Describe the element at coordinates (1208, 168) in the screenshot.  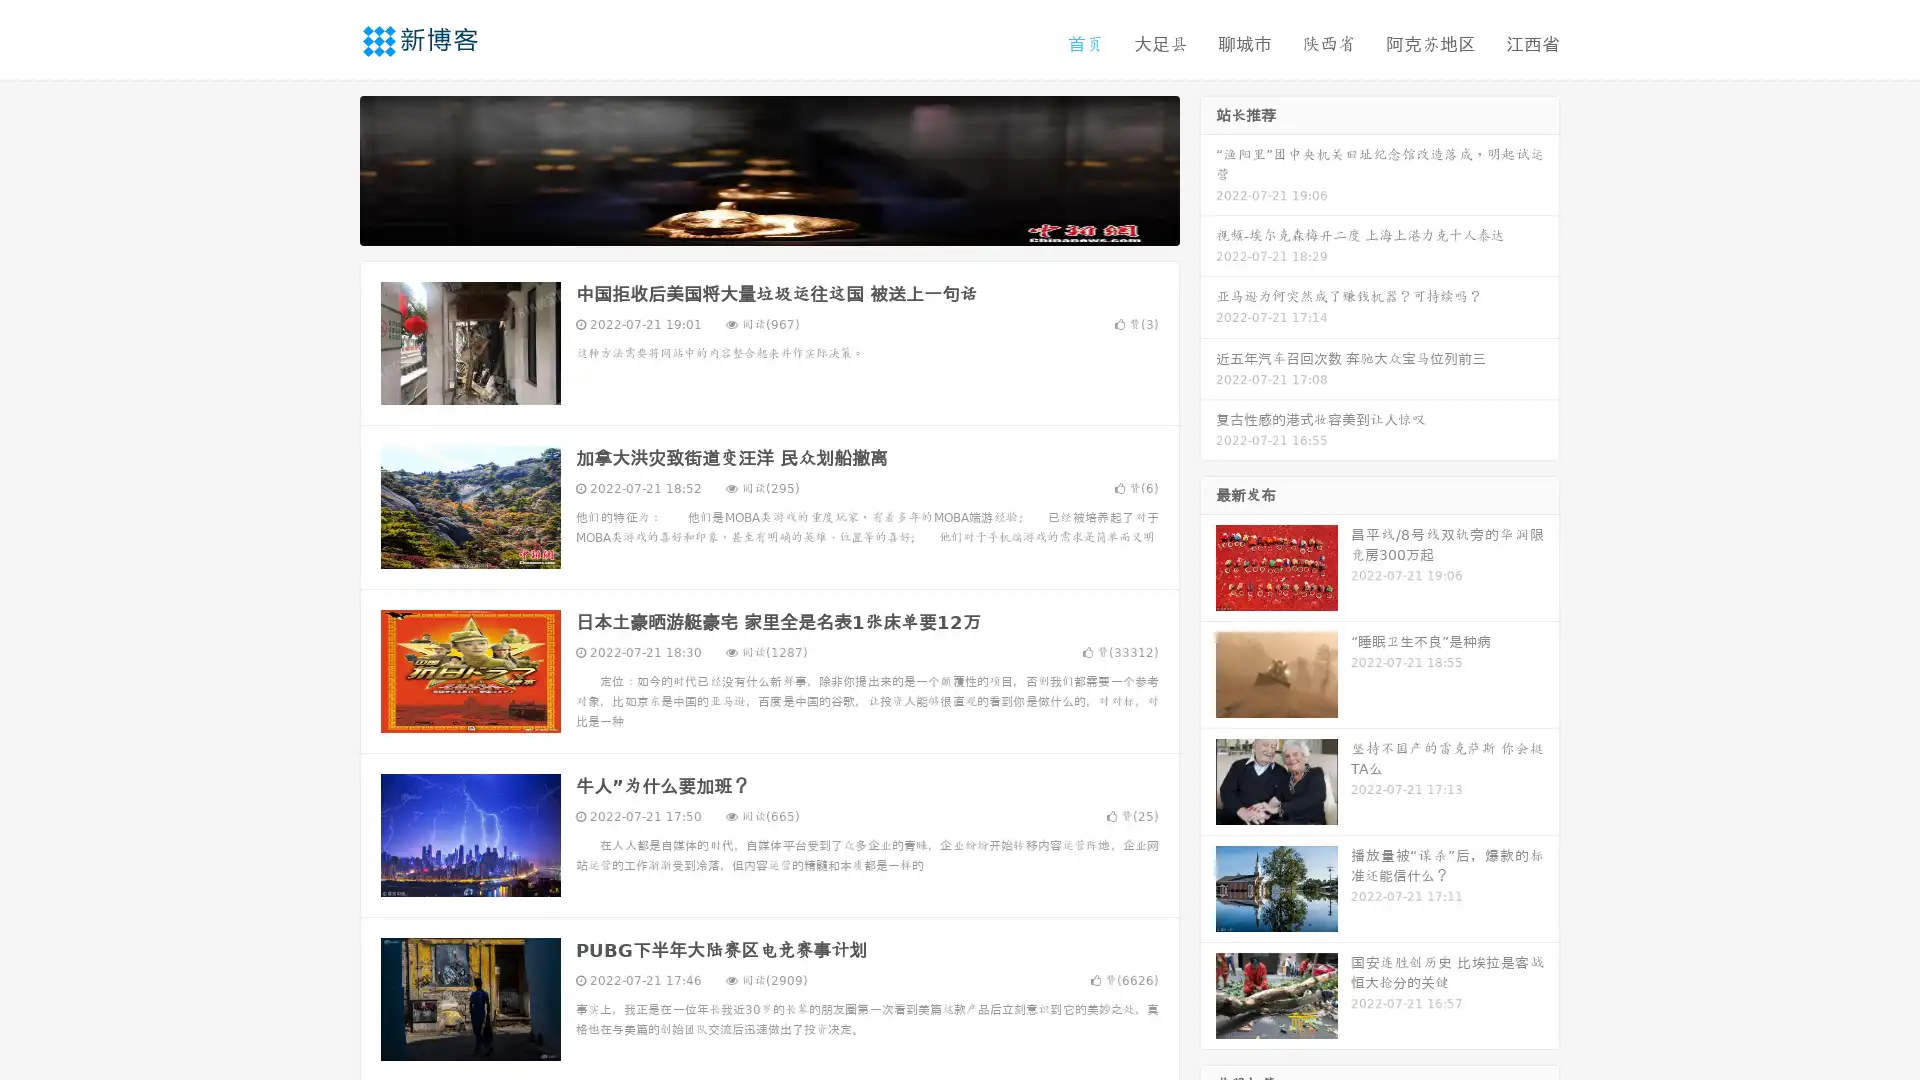
I see `Next slide` at that location.